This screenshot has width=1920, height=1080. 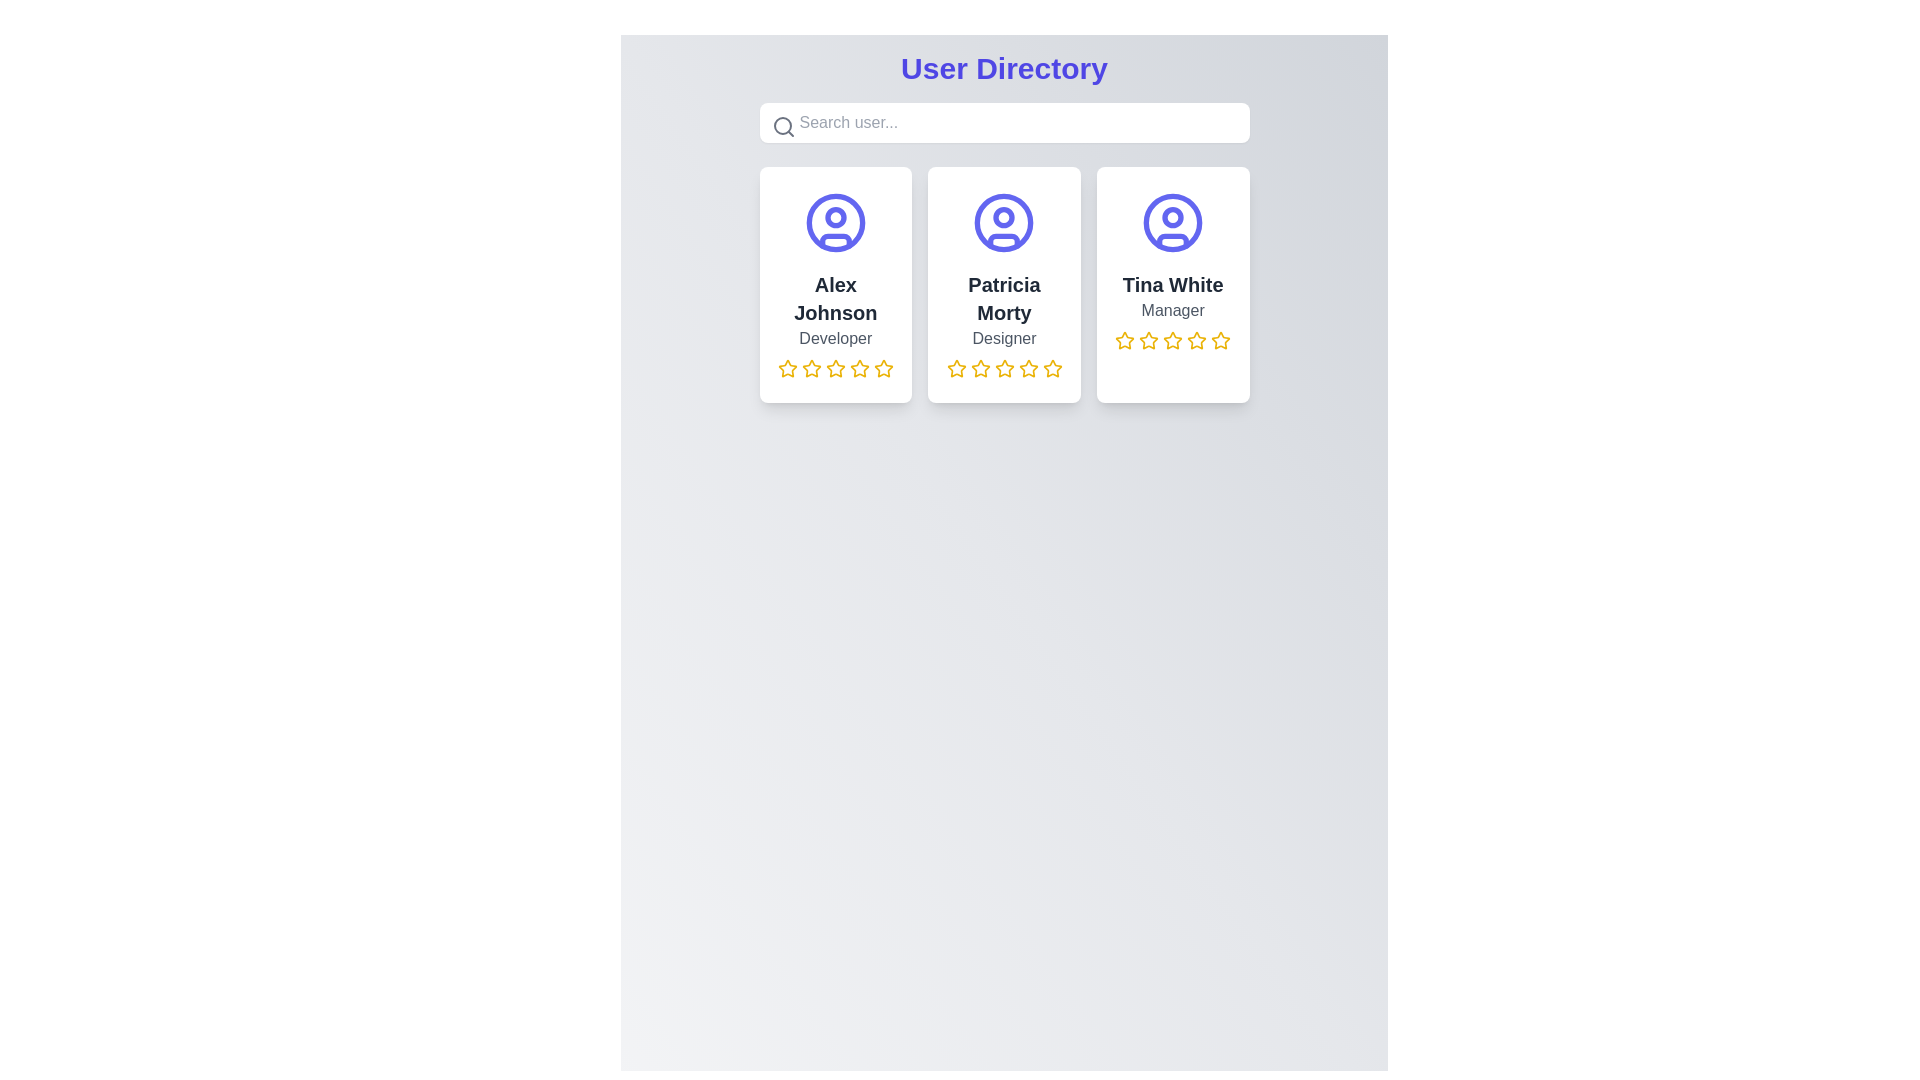 What do you see at coordinates (1149, 339) in the screenshot?
I see `the third yellow star icon in the rating component below the user card for Tina White to set a 3-star rating` at bounding box center [1149, 339].